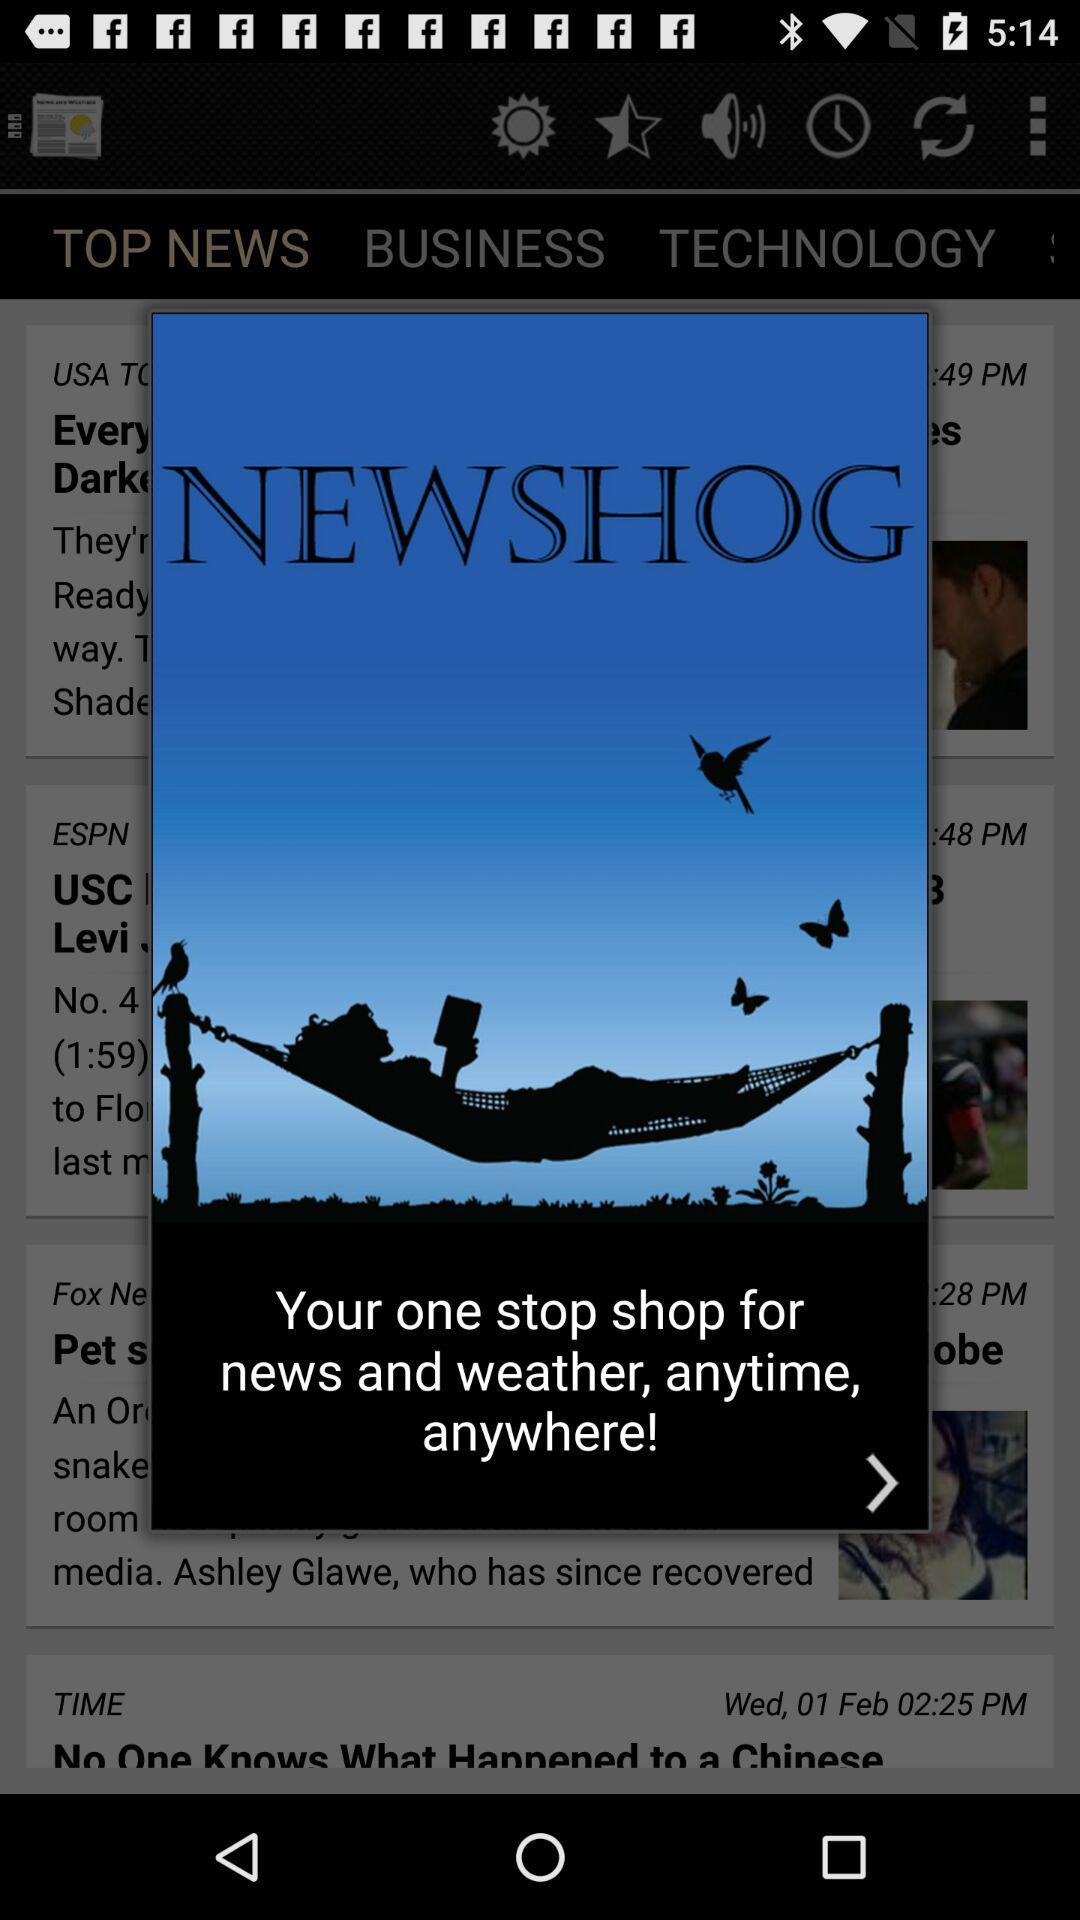  Describe the element at coordinates (881, 1483) in the screenshot. I see `the icon at the bottom right corner` at that location.